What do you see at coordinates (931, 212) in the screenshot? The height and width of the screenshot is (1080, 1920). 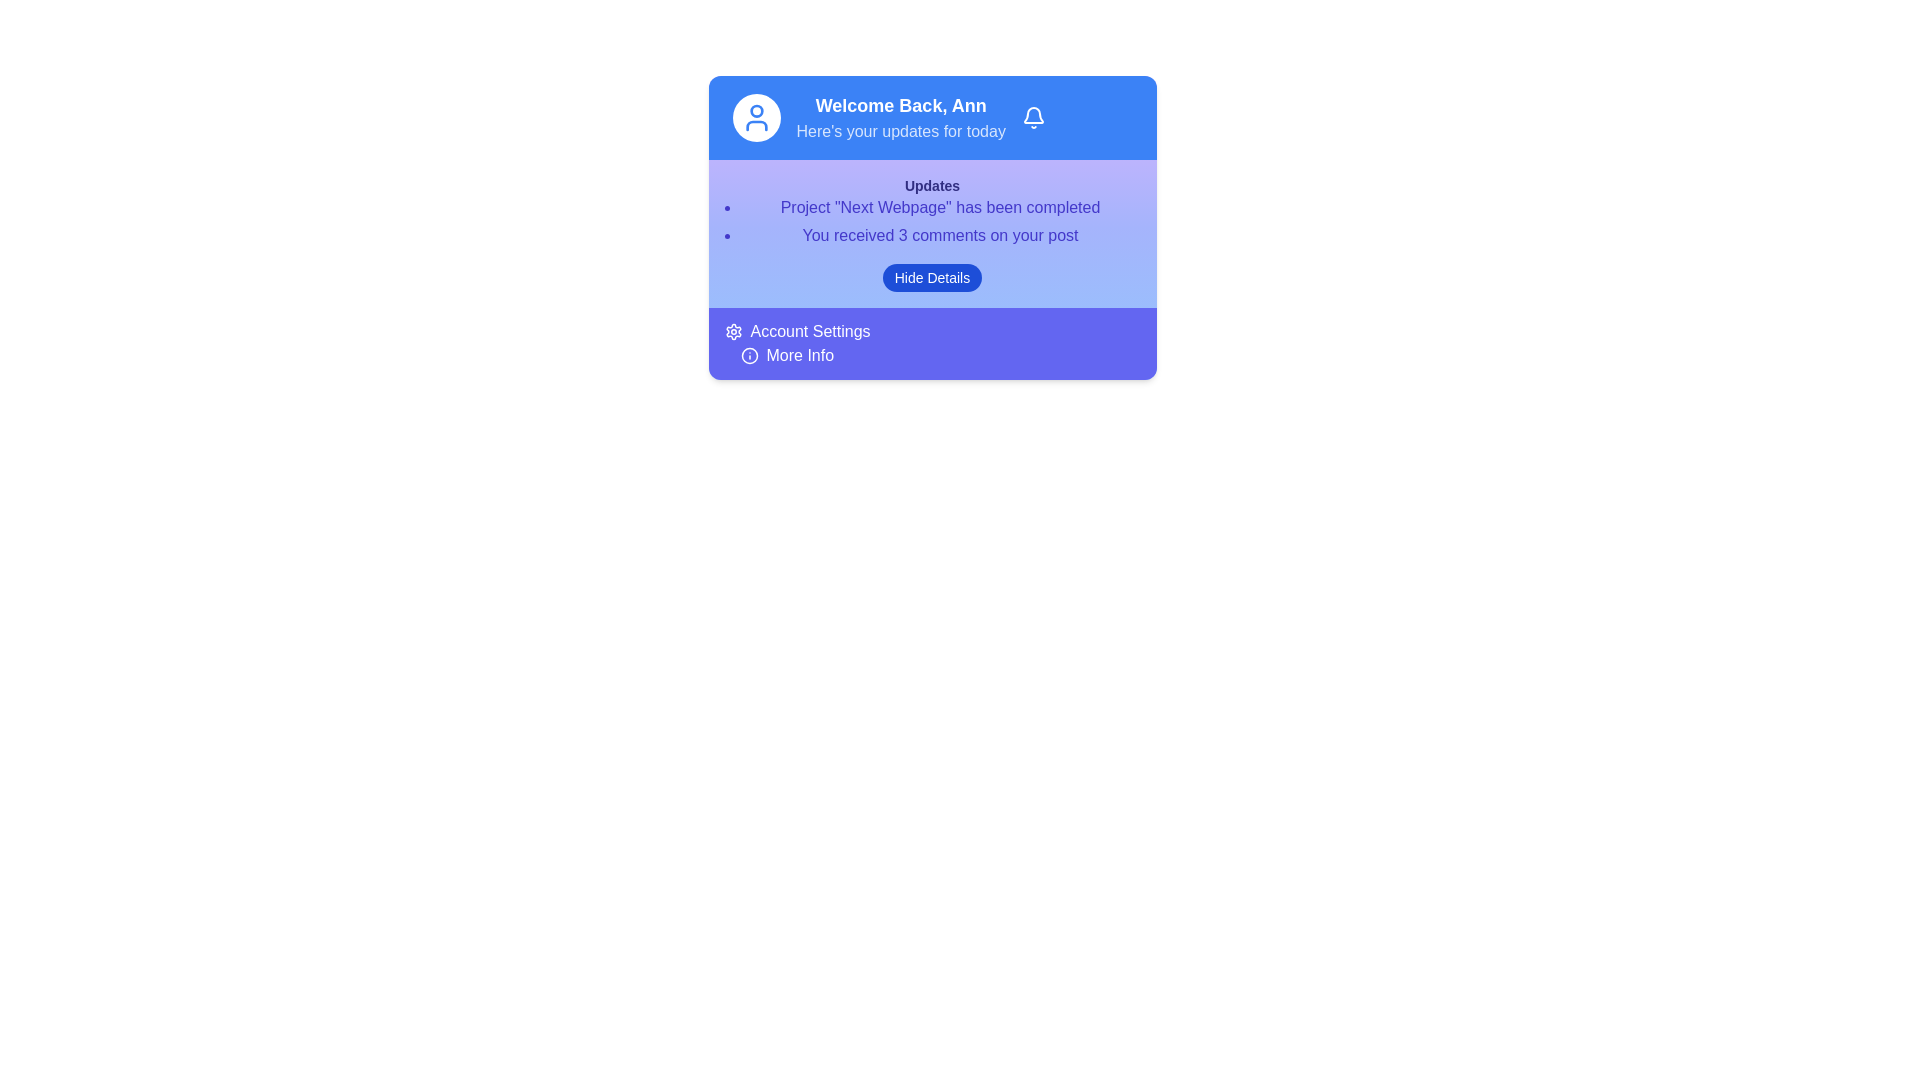 I see `text from the informational display block located under the 'Updates' heading, which summarizes project completions and comments received` at bounding box center [931, 212].